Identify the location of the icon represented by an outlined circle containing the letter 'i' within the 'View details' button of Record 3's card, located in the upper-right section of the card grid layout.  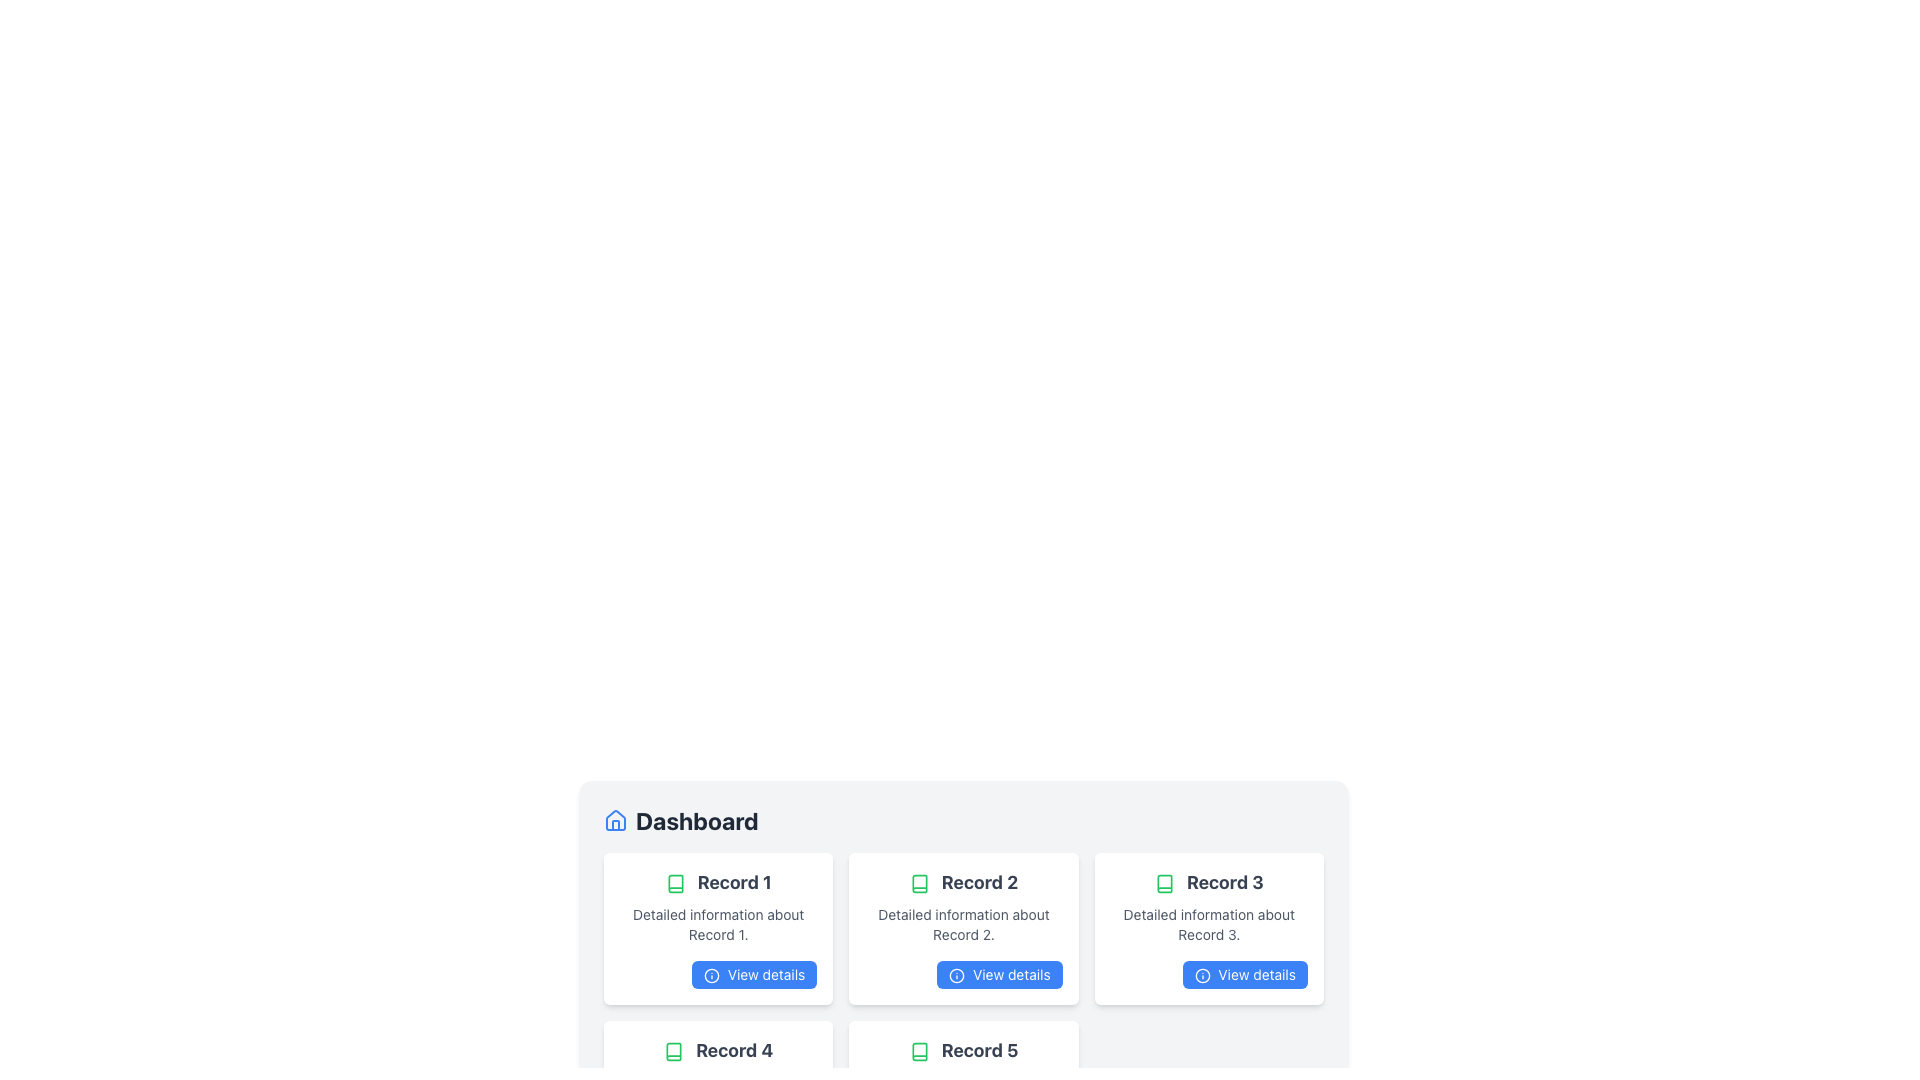
(1201, 975).